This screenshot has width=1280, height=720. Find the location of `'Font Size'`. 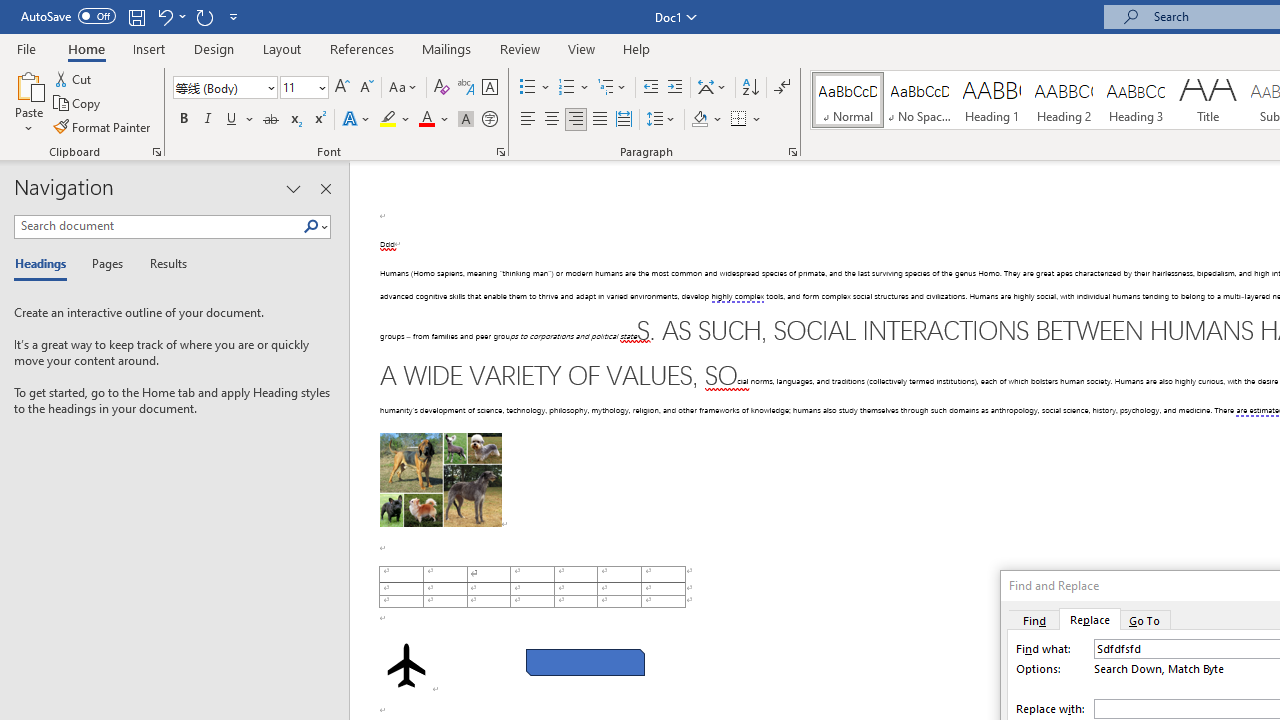

'Font Size' is located at coordinates (303, 86).